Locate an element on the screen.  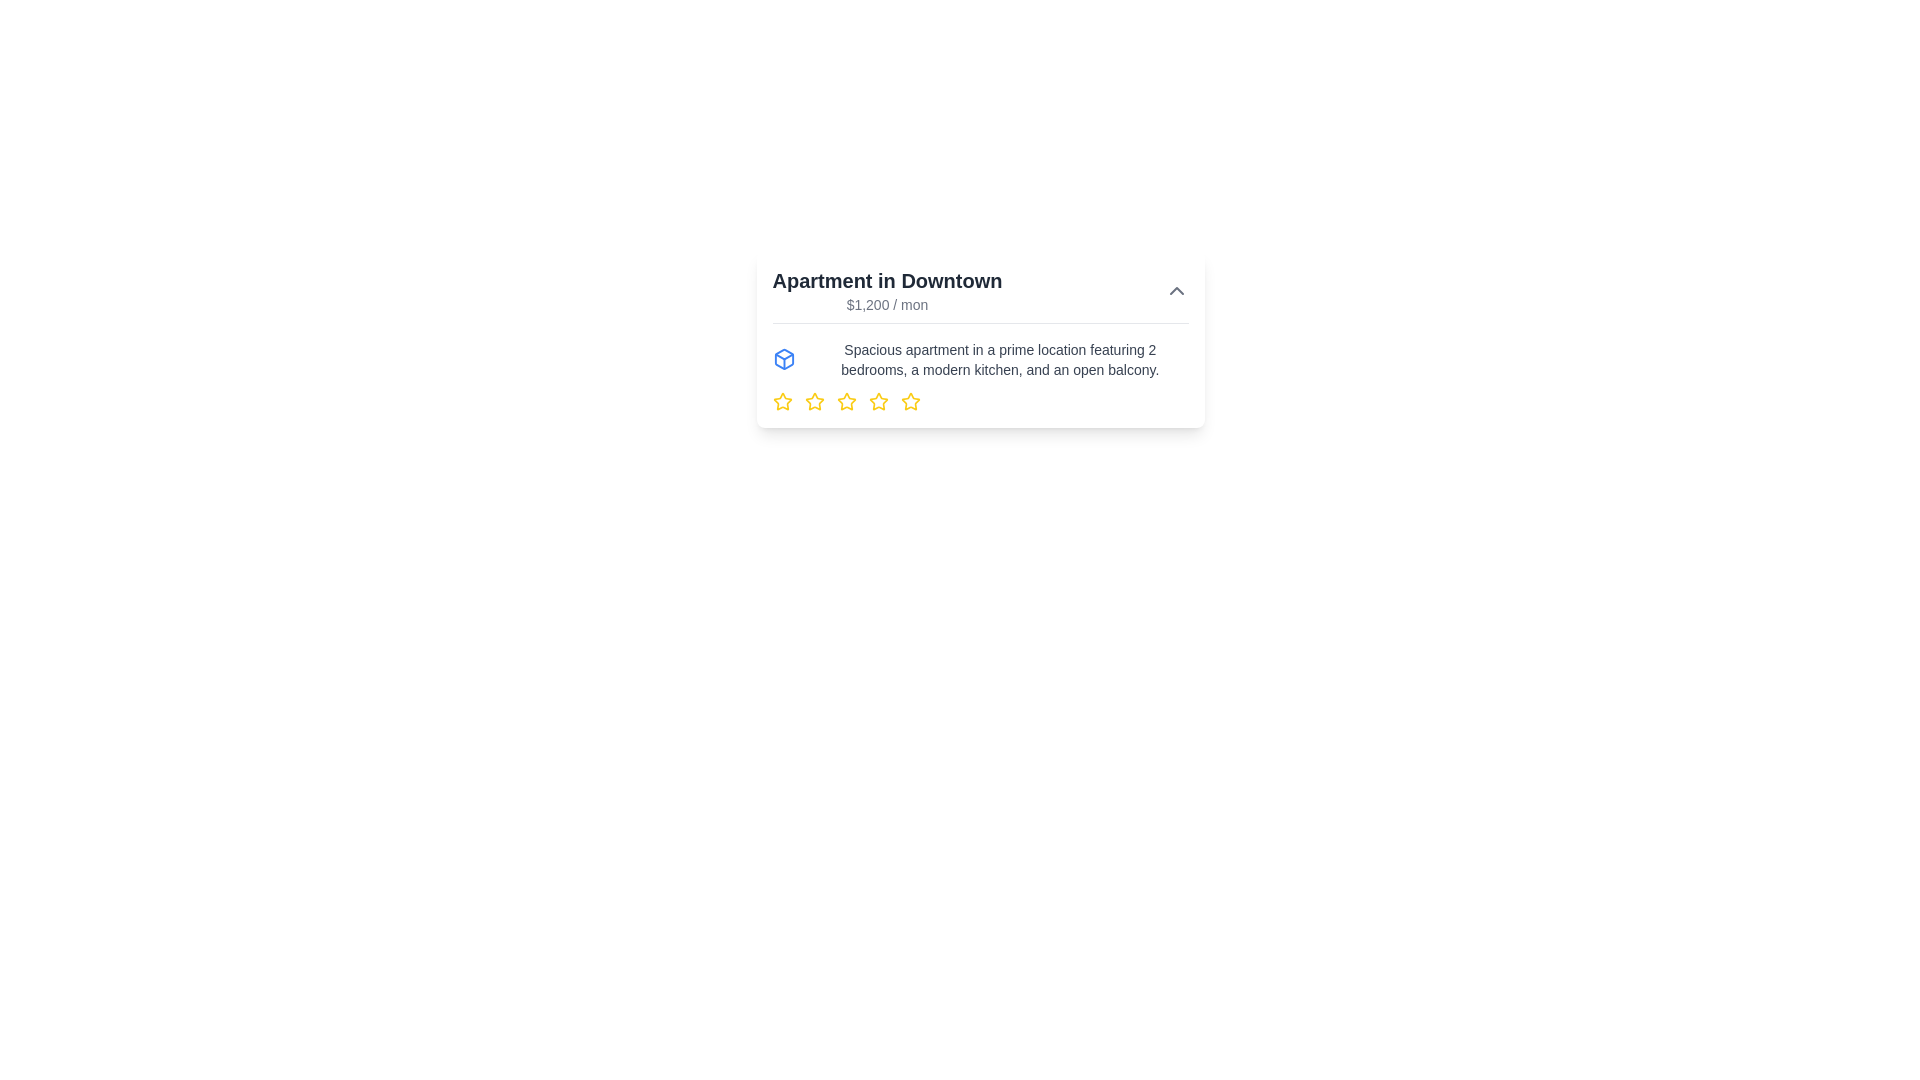
the fourth star icon with a yellow border and a white interior to rate it in the rating system is located at coordinates (878, 401).